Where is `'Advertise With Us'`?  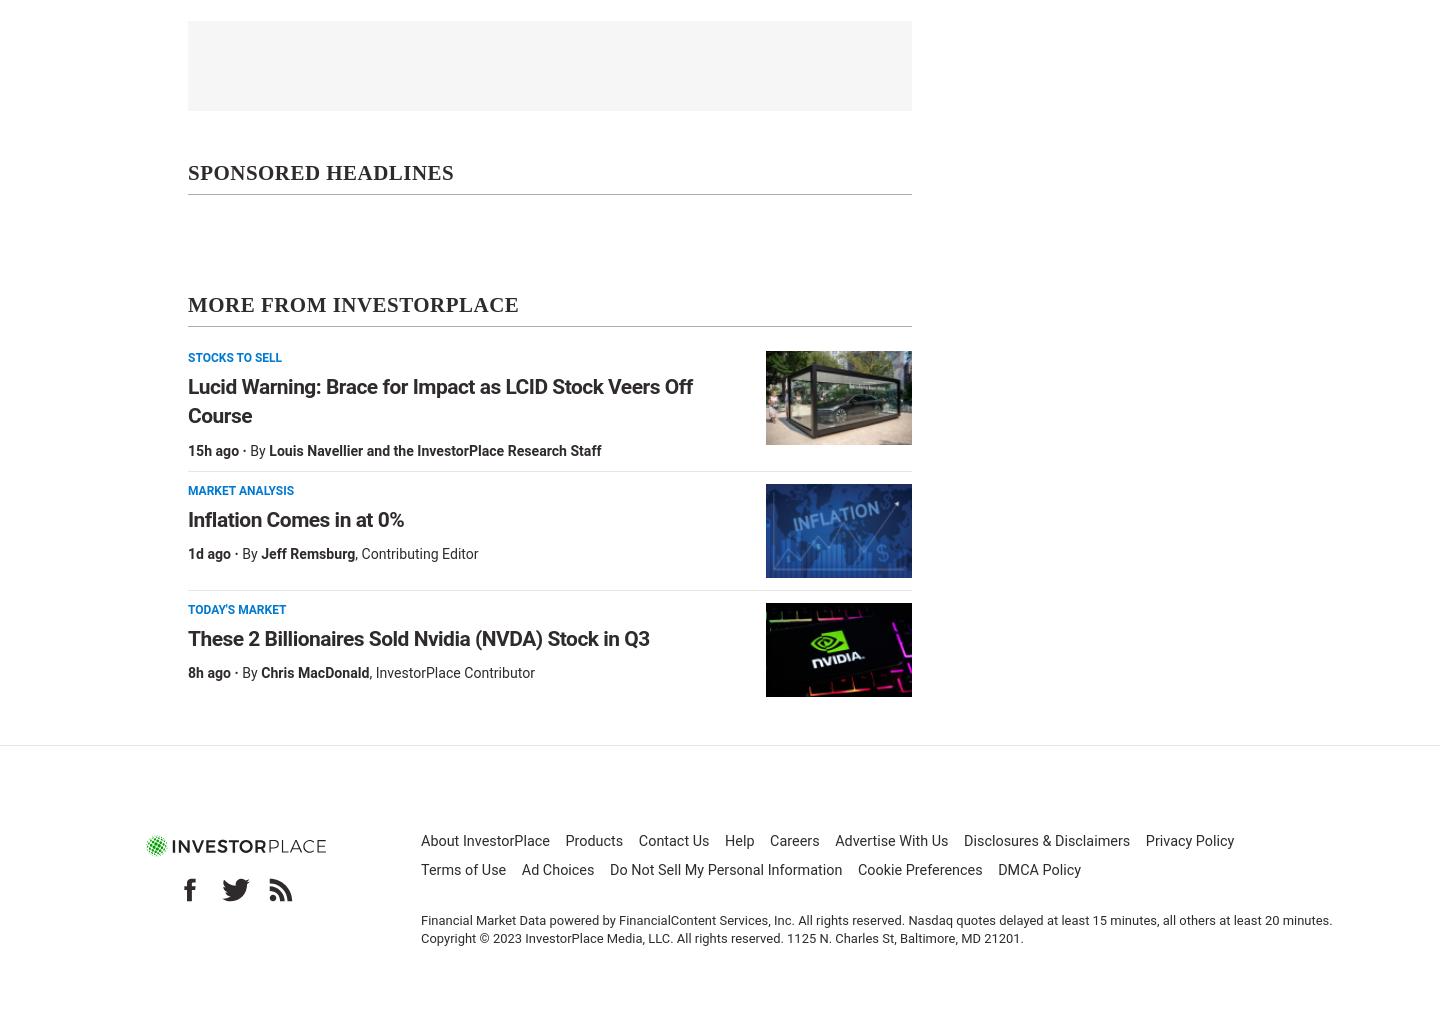
'Advertise With Us' is located at coordinates (890, 840).